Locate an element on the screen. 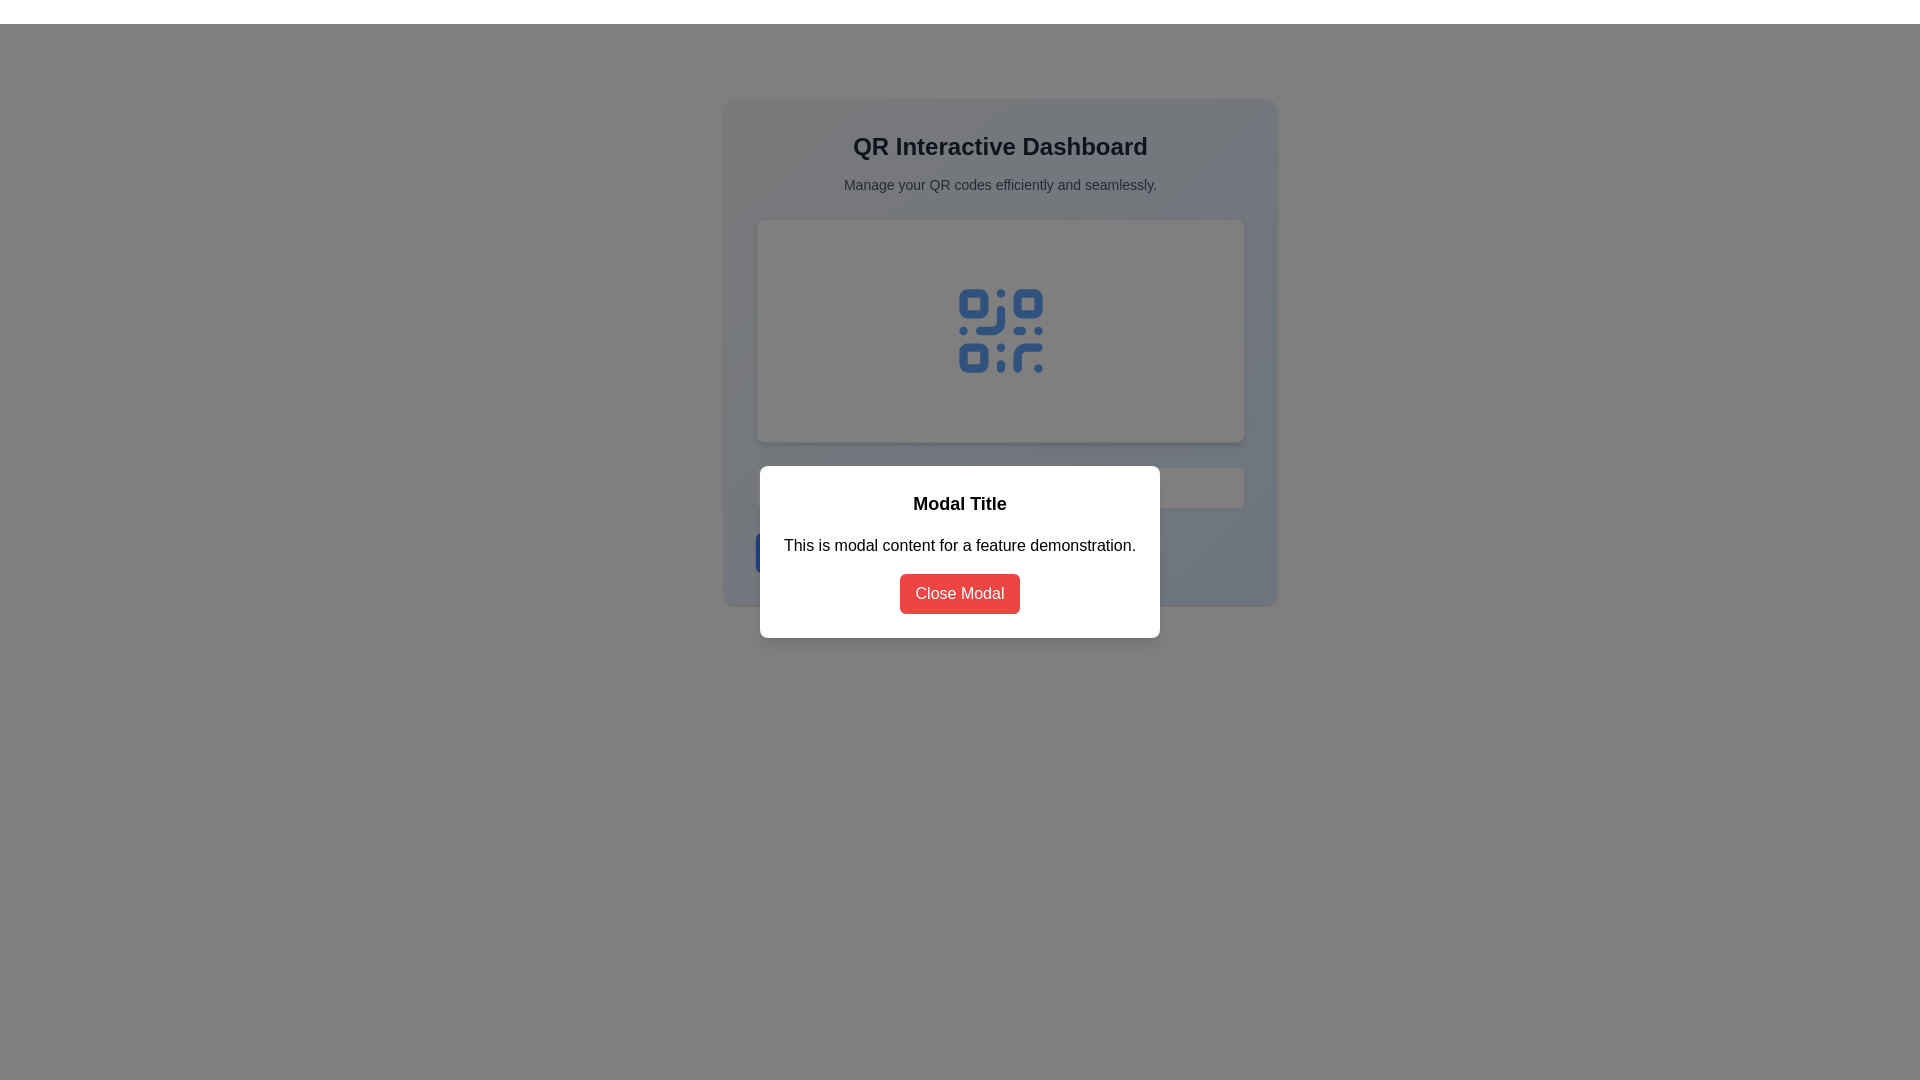 Image resolution: width=1920 pixels, height=1080 pixels. the second square with rounded corners in the QR-like graphic at the top-center of the modal dialog is located at coordinates (1027, 303).